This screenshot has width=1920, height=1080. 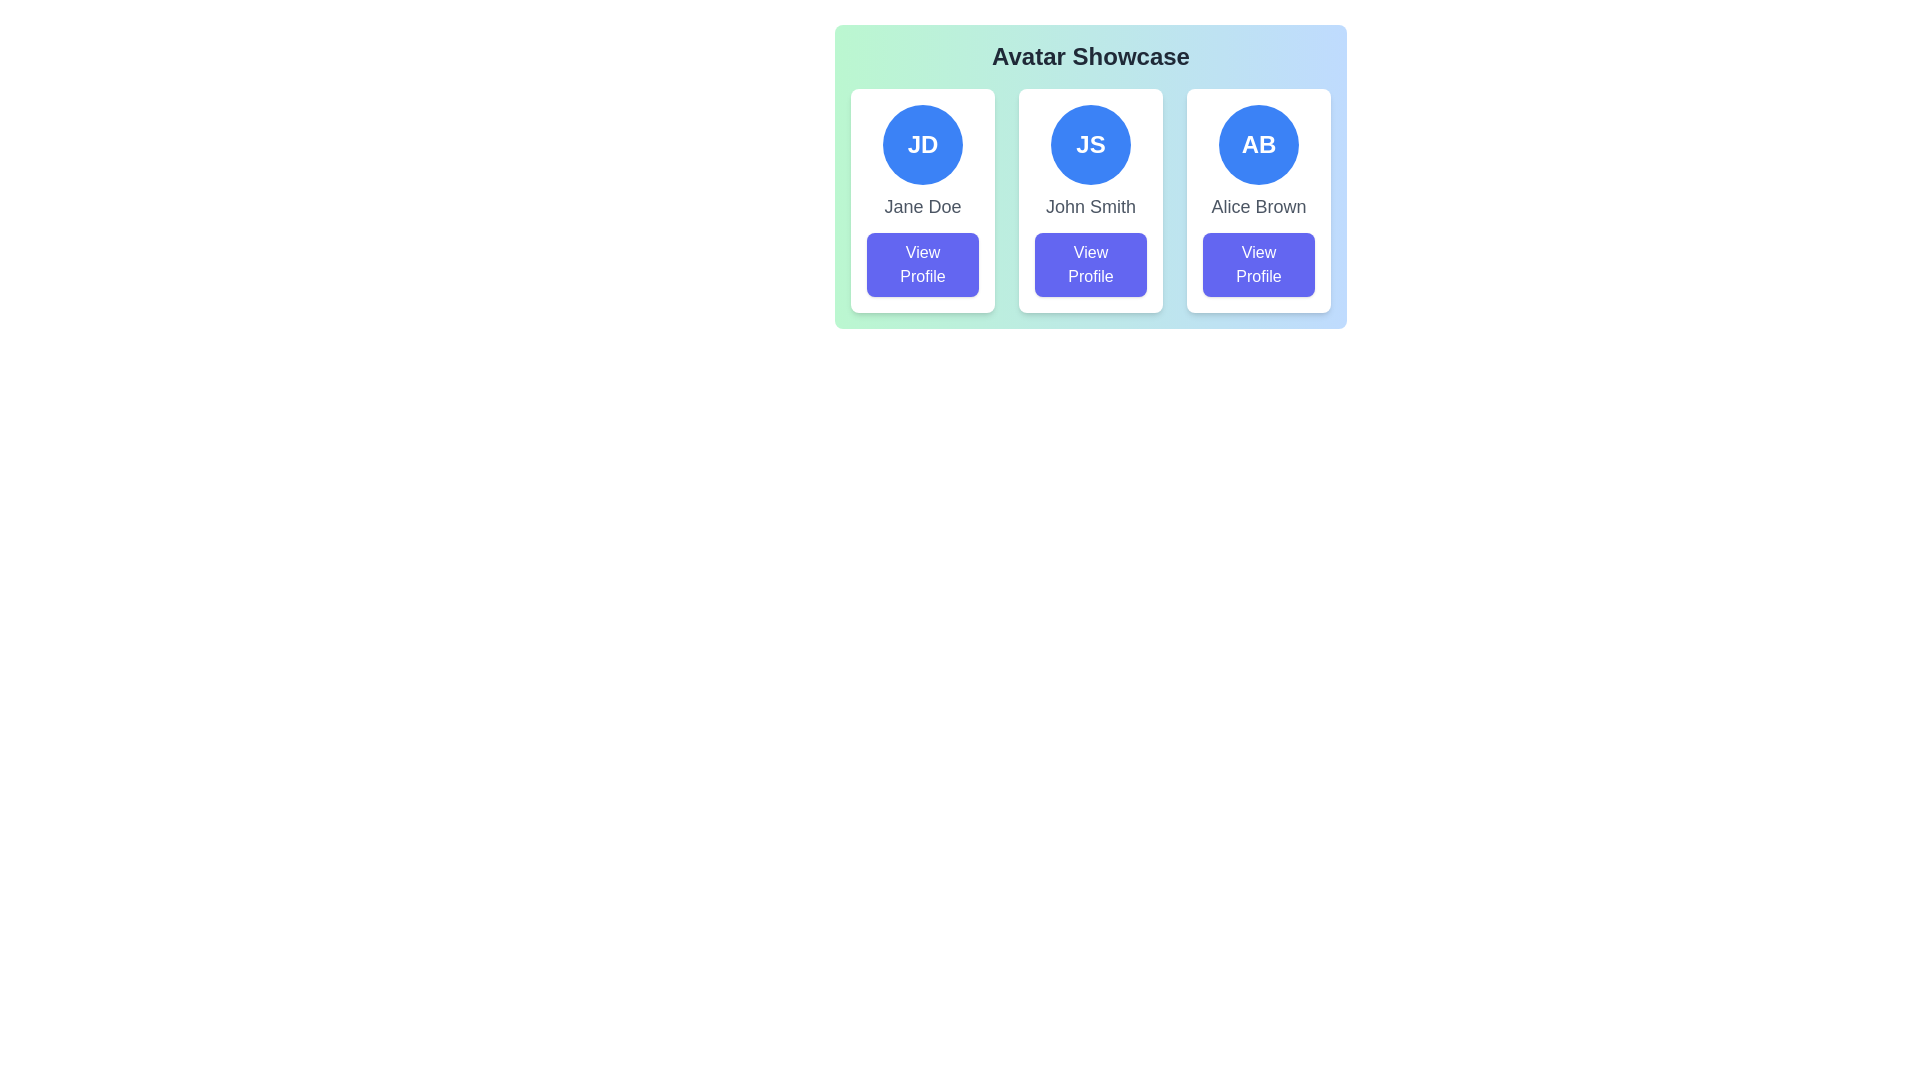 What do you see at coordinates (921, 264) in the screenshot?
I see `the 'View Profile' button with a light indigo-blue background and white text, located within Jane Doe's profile card` at bounding box center [921, 264].